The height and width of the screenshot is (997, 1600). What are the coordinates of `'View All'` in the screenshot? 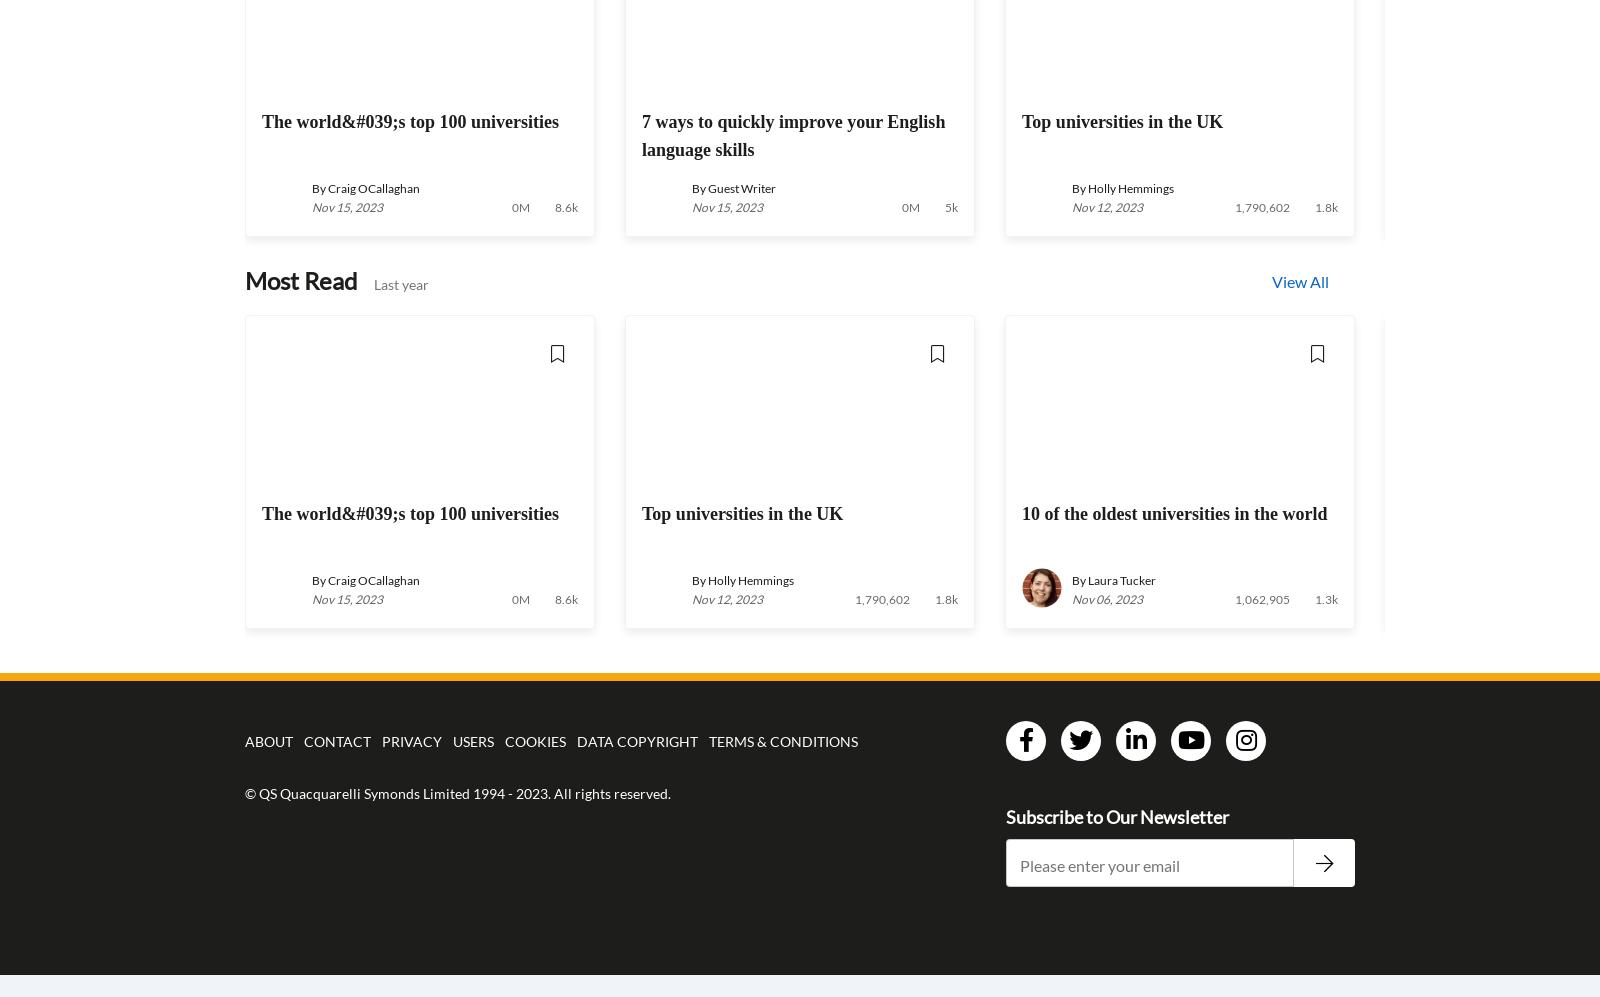 It's located at (1299, 281).